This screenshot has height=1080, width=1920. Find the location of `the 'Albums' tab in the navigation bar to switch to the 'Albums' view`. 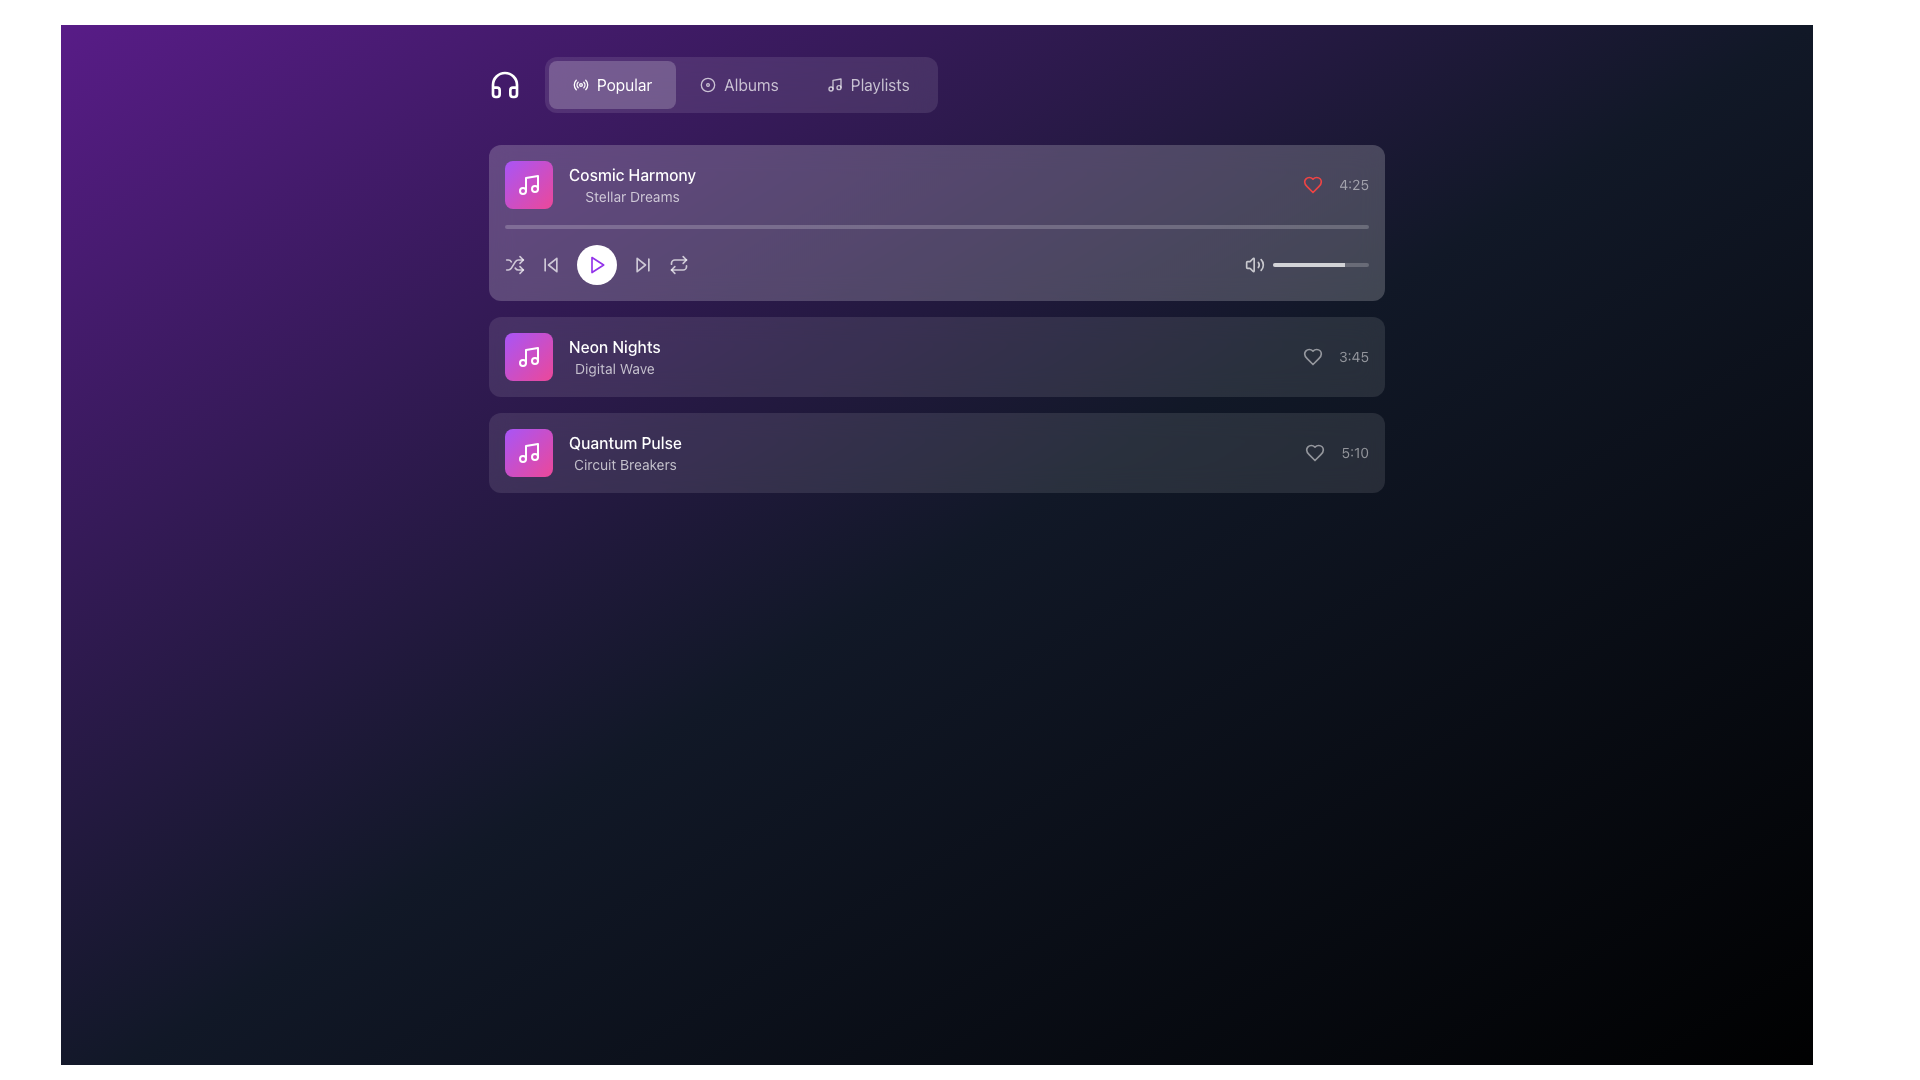

the 'Albums' tab in the navigation bar to switch to the 'Albums' view is located at coordinates (740, 83).